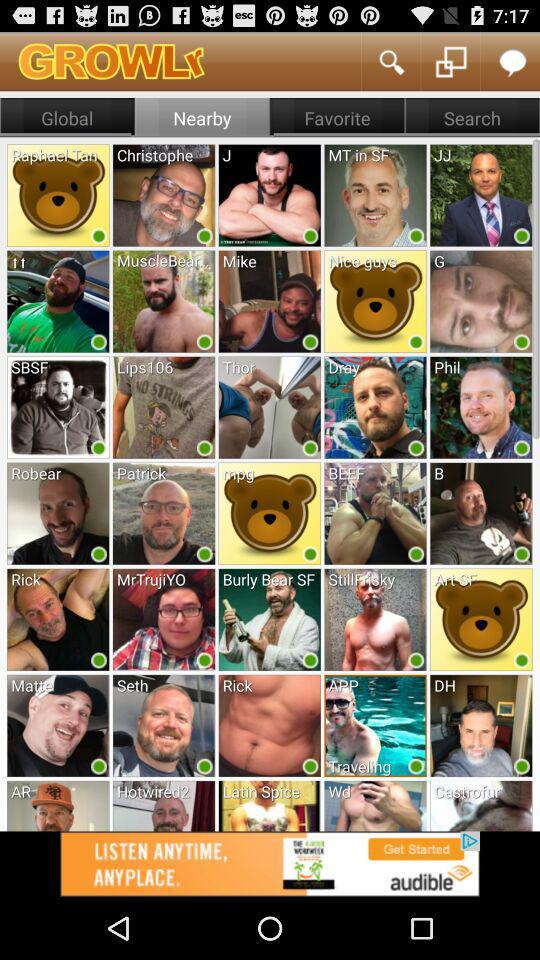 Image resolution: width=540 pixels, height=960 pixels. What do you see at coordinates (480, 406) in the screenshot?
I see `the image on which phil is written` at bounding box center [480, 406].